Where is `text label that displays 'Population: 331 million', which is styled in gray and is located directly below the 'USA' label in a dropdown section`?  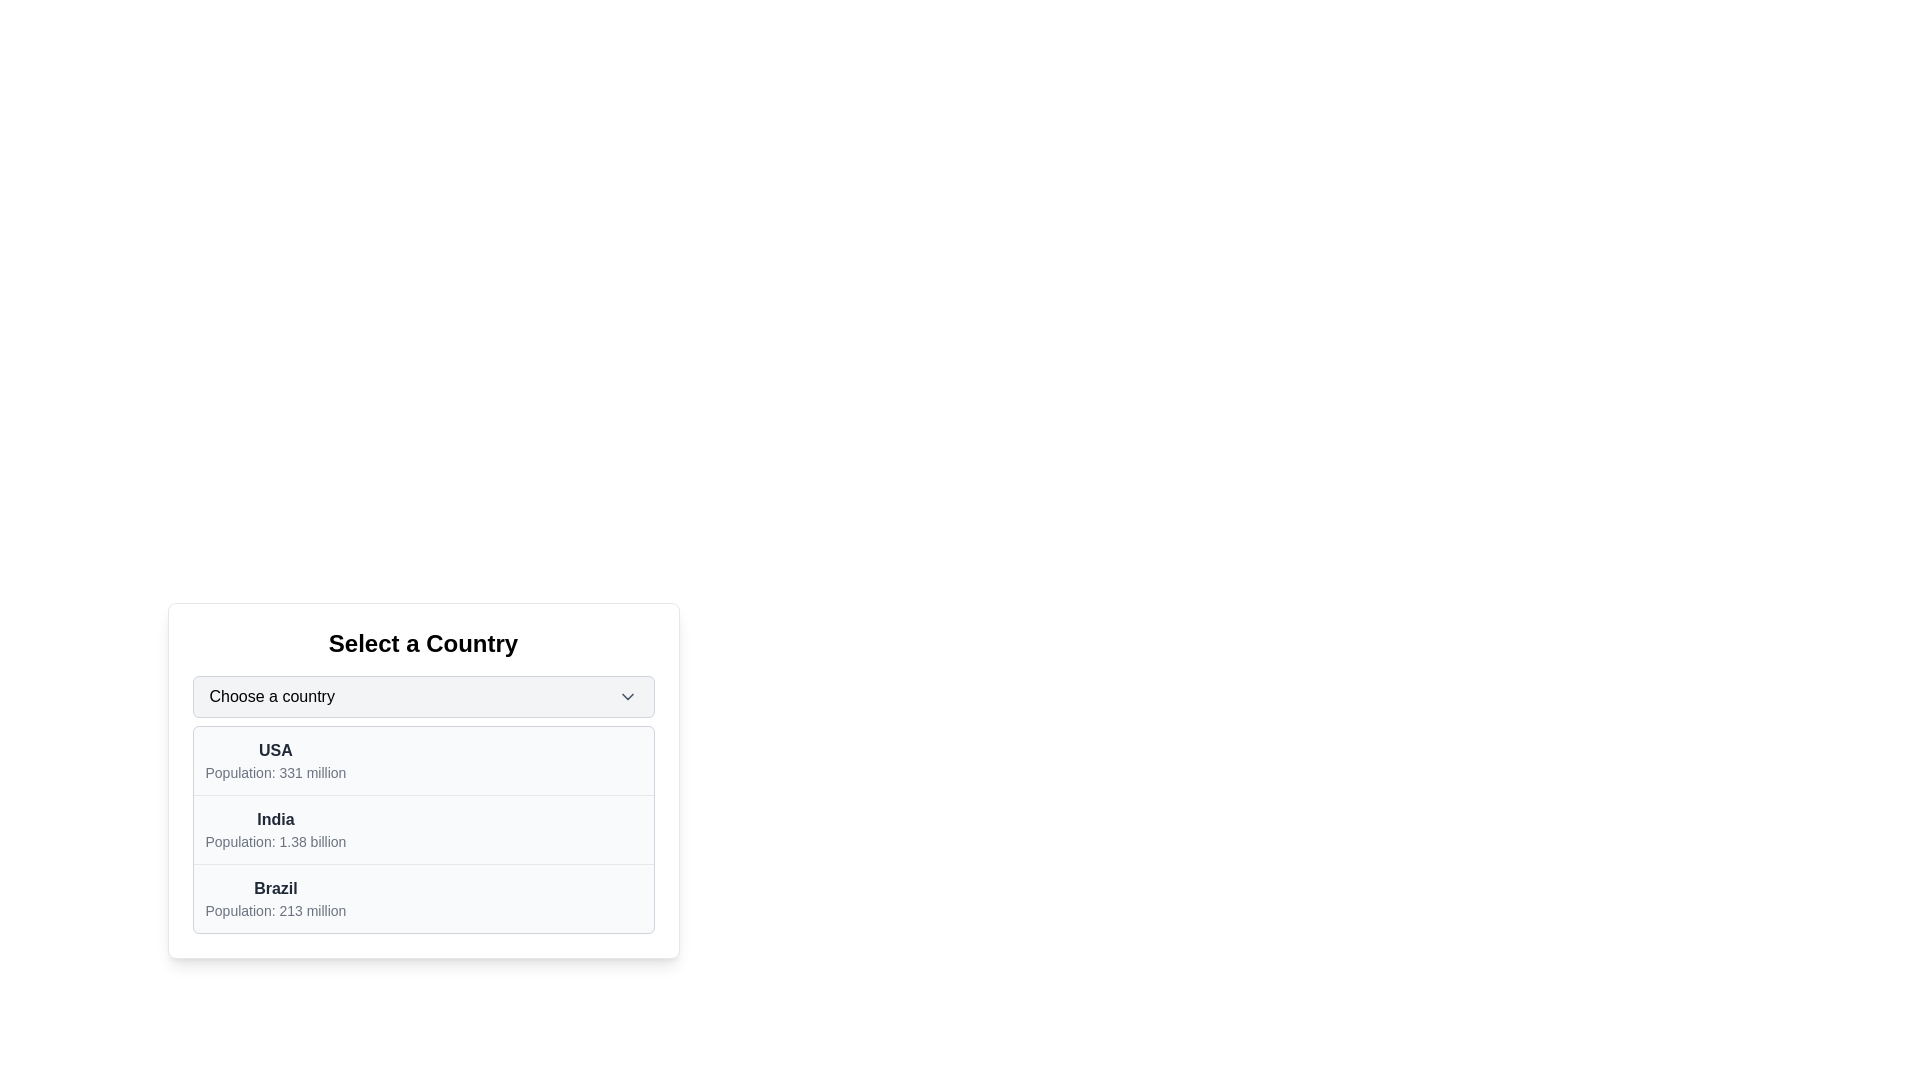 text label that displays 'Population: 331 million', which is styled in gray and is located directly below the 'USA' label in a dropdown section is located at coordinates (274, 771).